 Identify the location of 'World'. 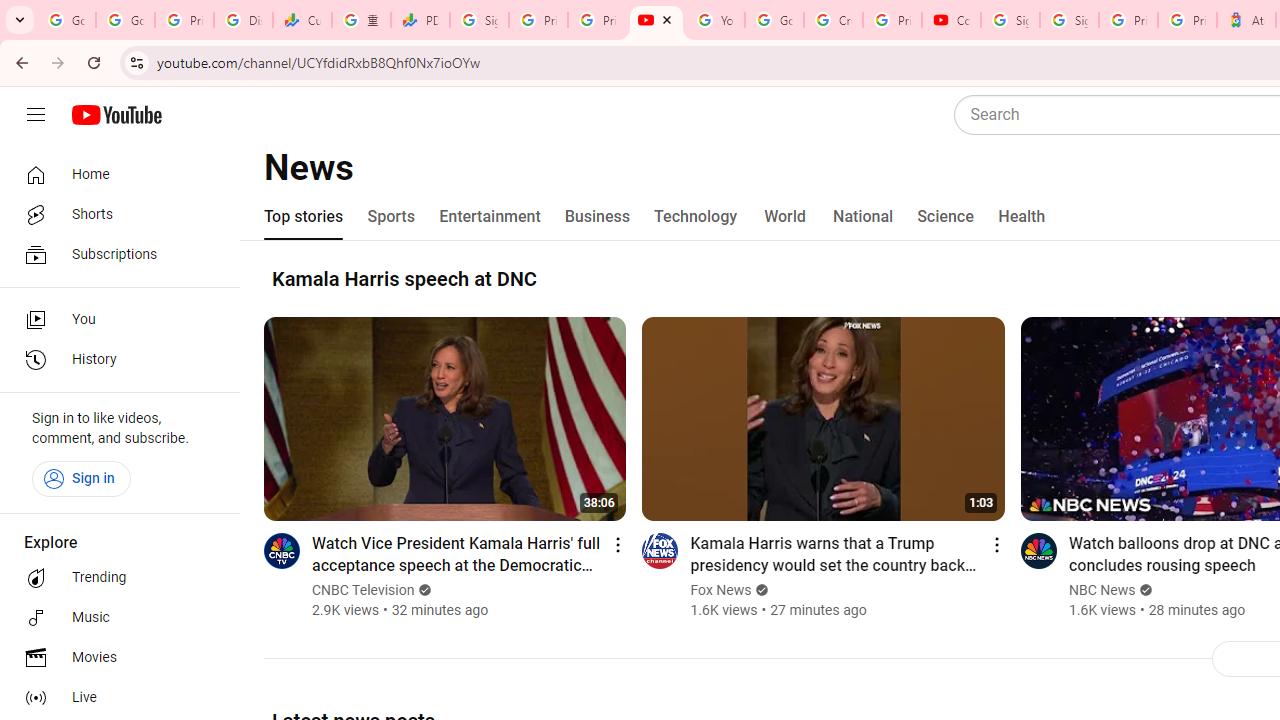
(784, 217).